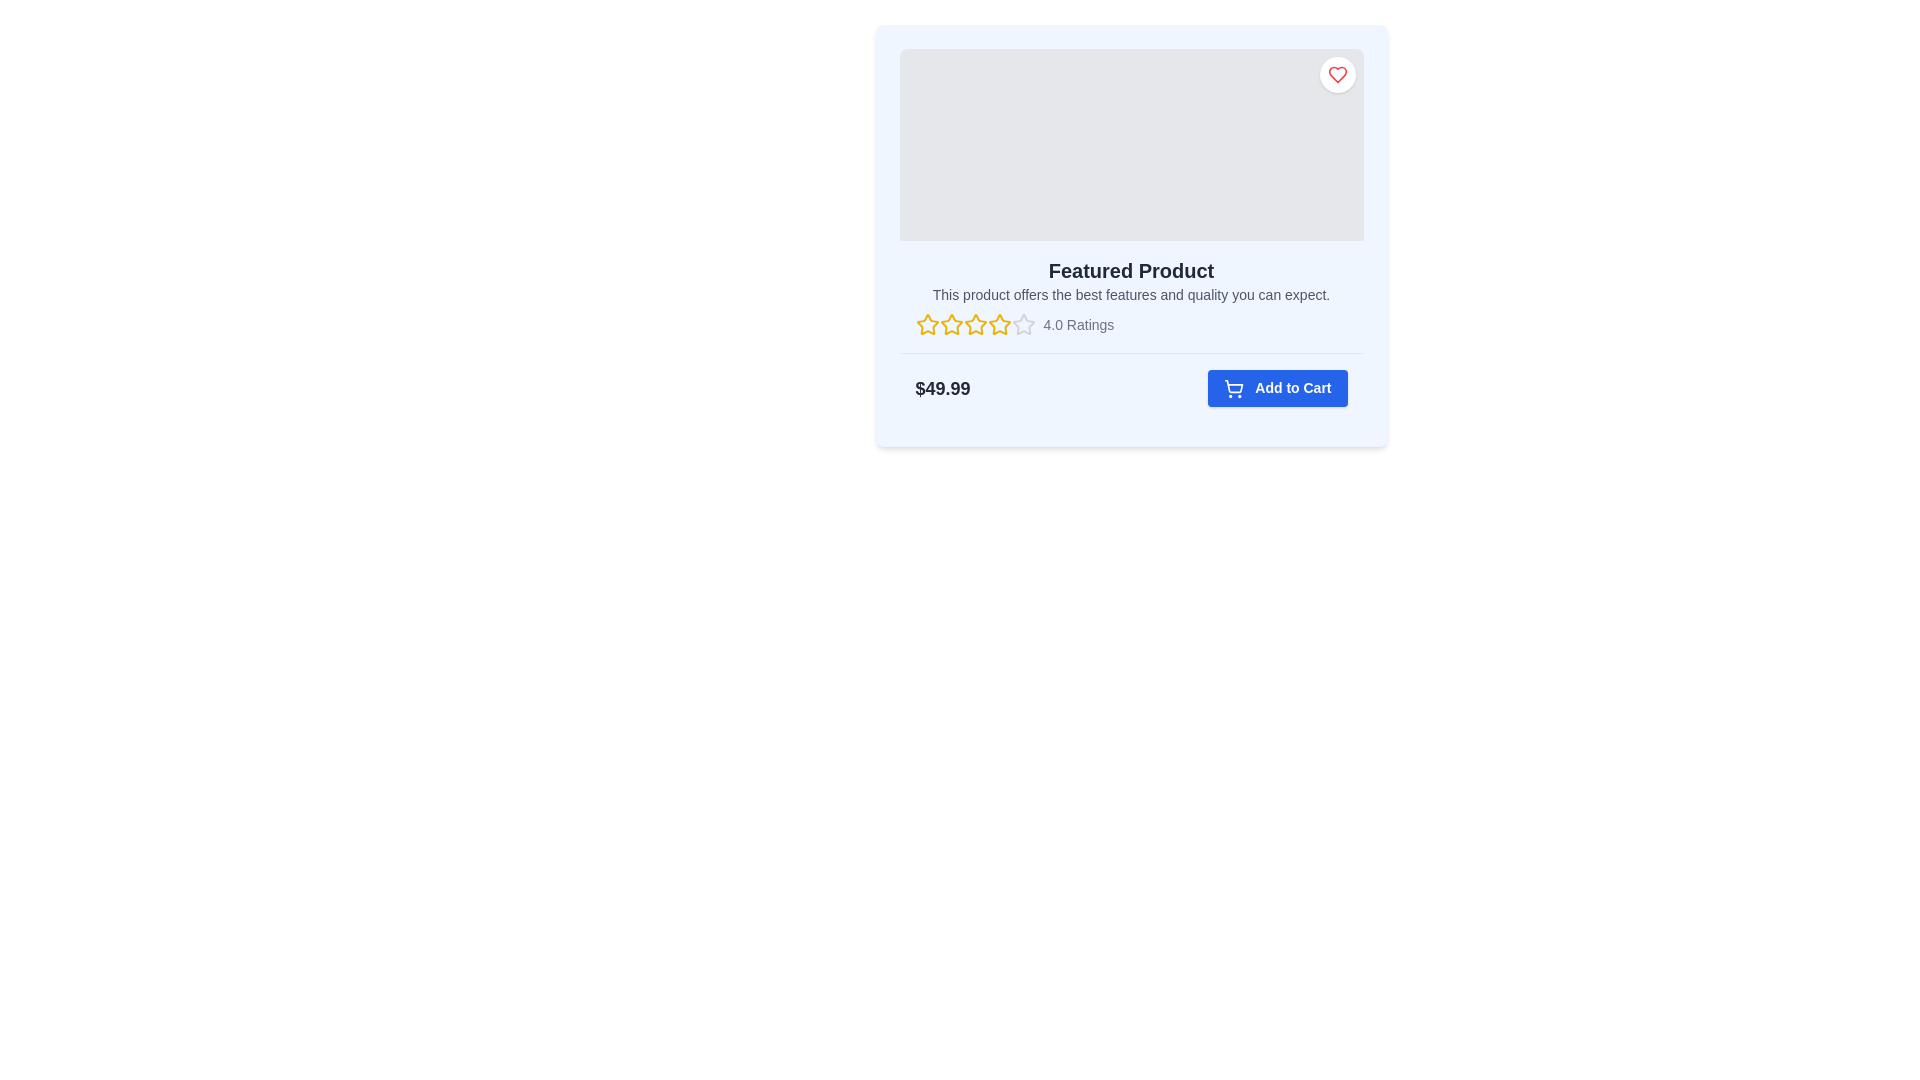  Describe the element at coordinates (999, 323) in the screenshot. I see `the yellow five-pointed star icon, which is the third star in a row of five stars under the 'Featured Product' title` at that location.